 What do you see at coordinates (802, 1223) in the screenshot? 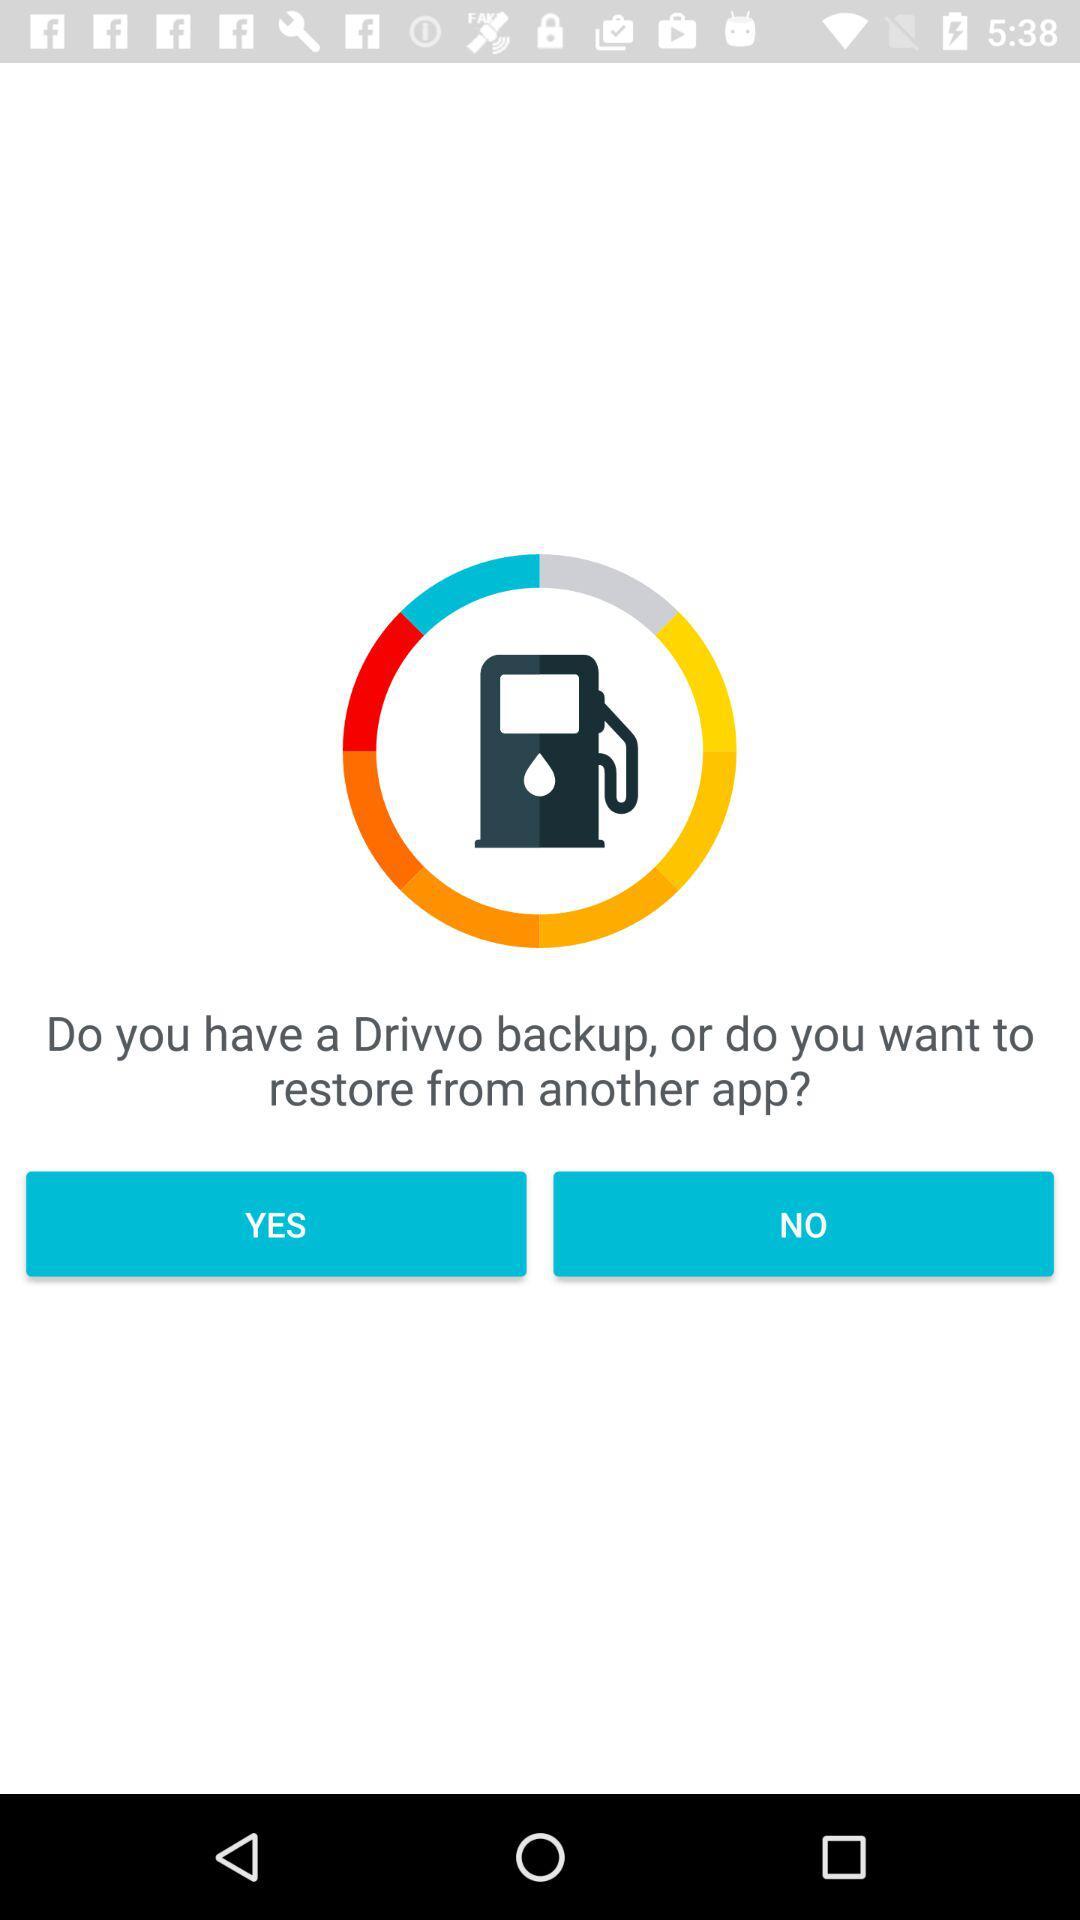
I see `icon to the right of yes icon` at bounding box center [802, 1223].